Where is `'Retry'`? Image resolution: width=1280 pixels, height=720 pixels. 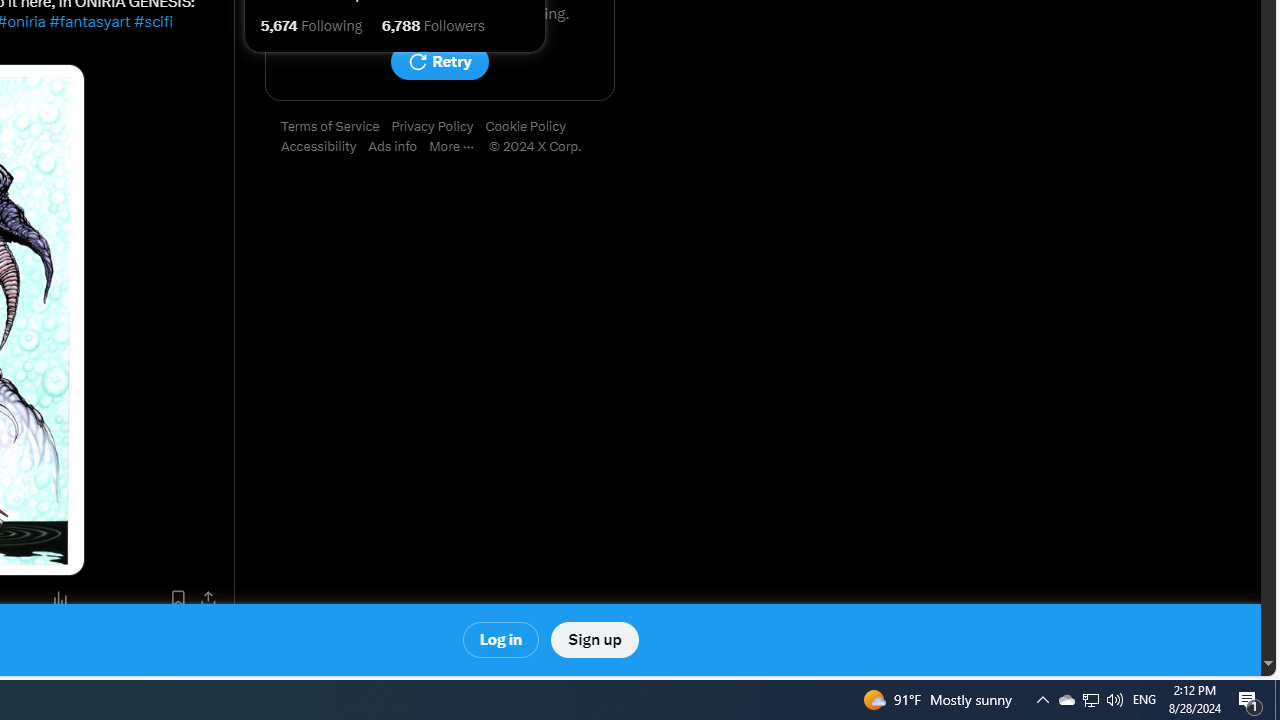
'Retry' is located at coordinates (438, 61).